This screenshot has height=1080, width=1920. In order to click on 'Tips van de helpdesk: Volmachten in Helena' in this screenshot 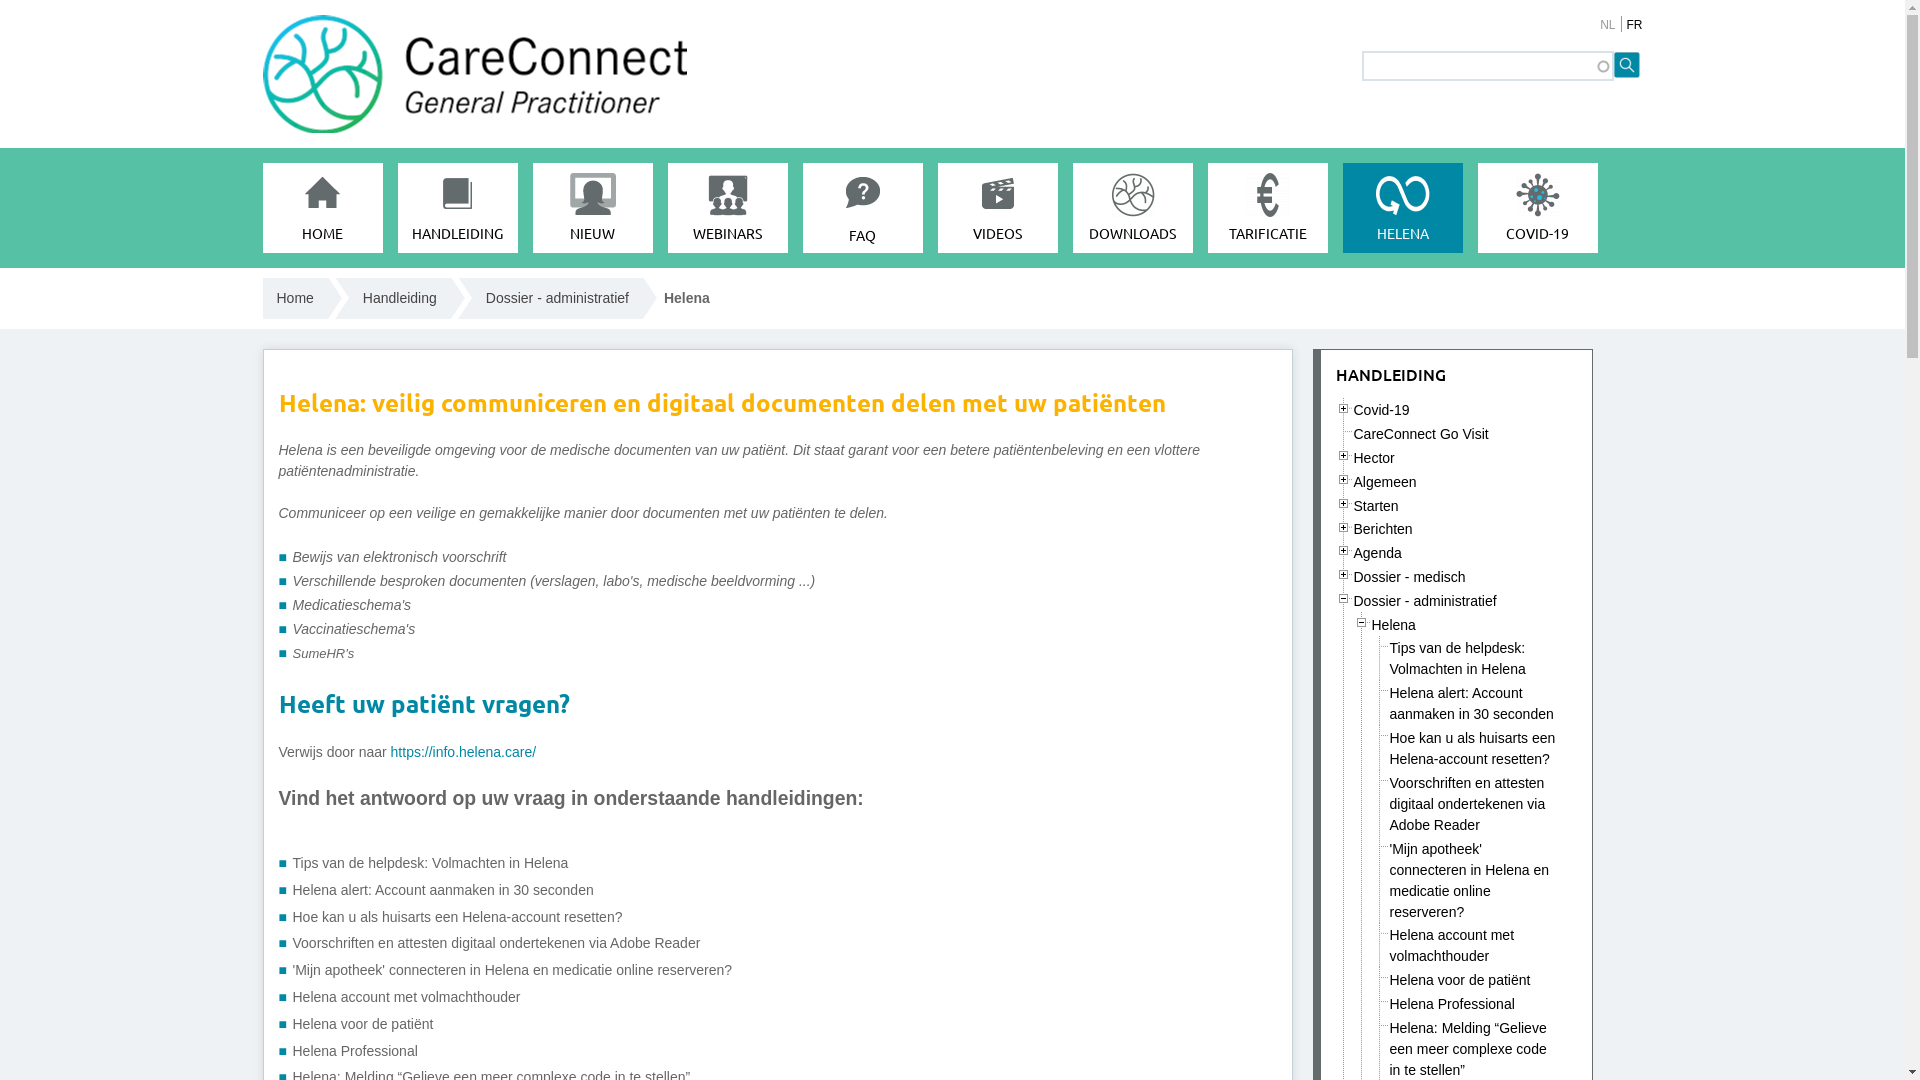, I will do `click(429, 862)`.